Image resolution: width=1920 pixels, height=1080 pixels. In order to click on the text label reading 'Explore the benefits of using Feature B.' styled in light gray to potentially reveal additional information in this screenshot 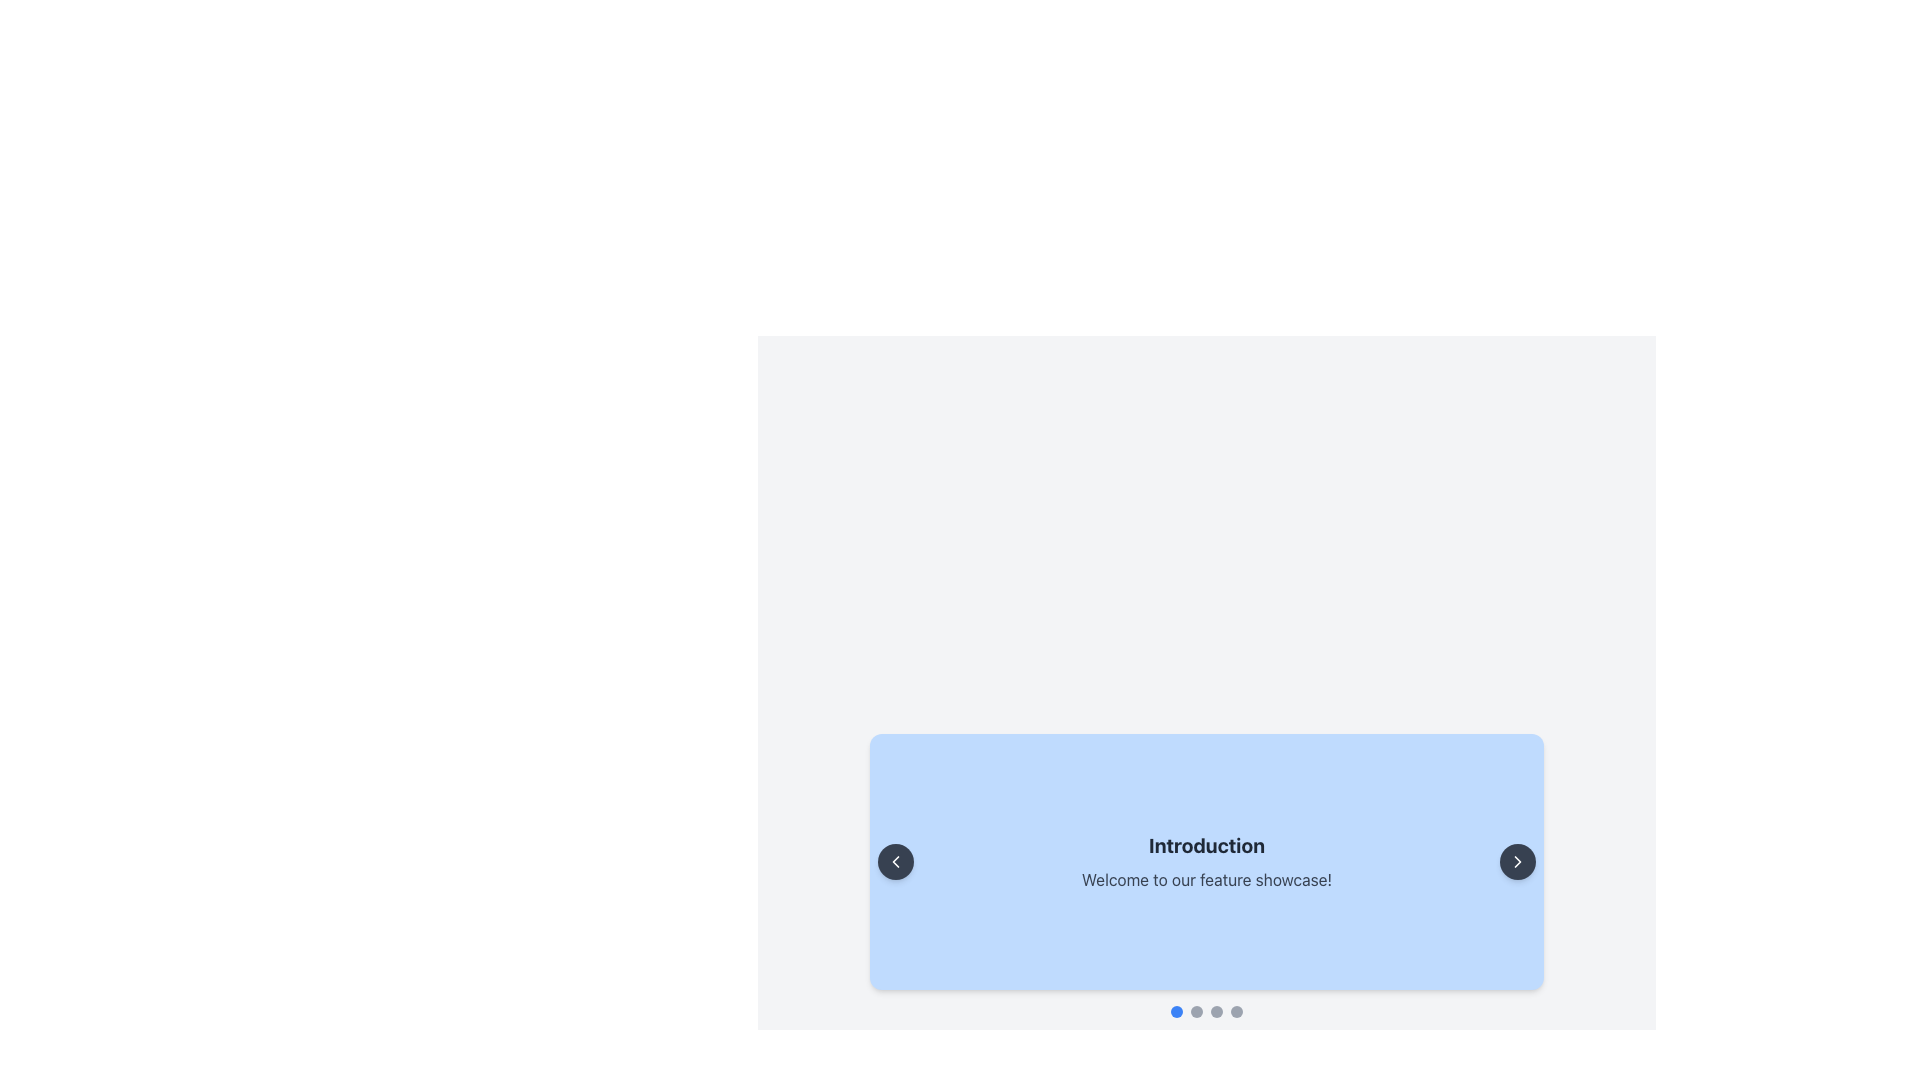, I will do `click(1205, 878)`.